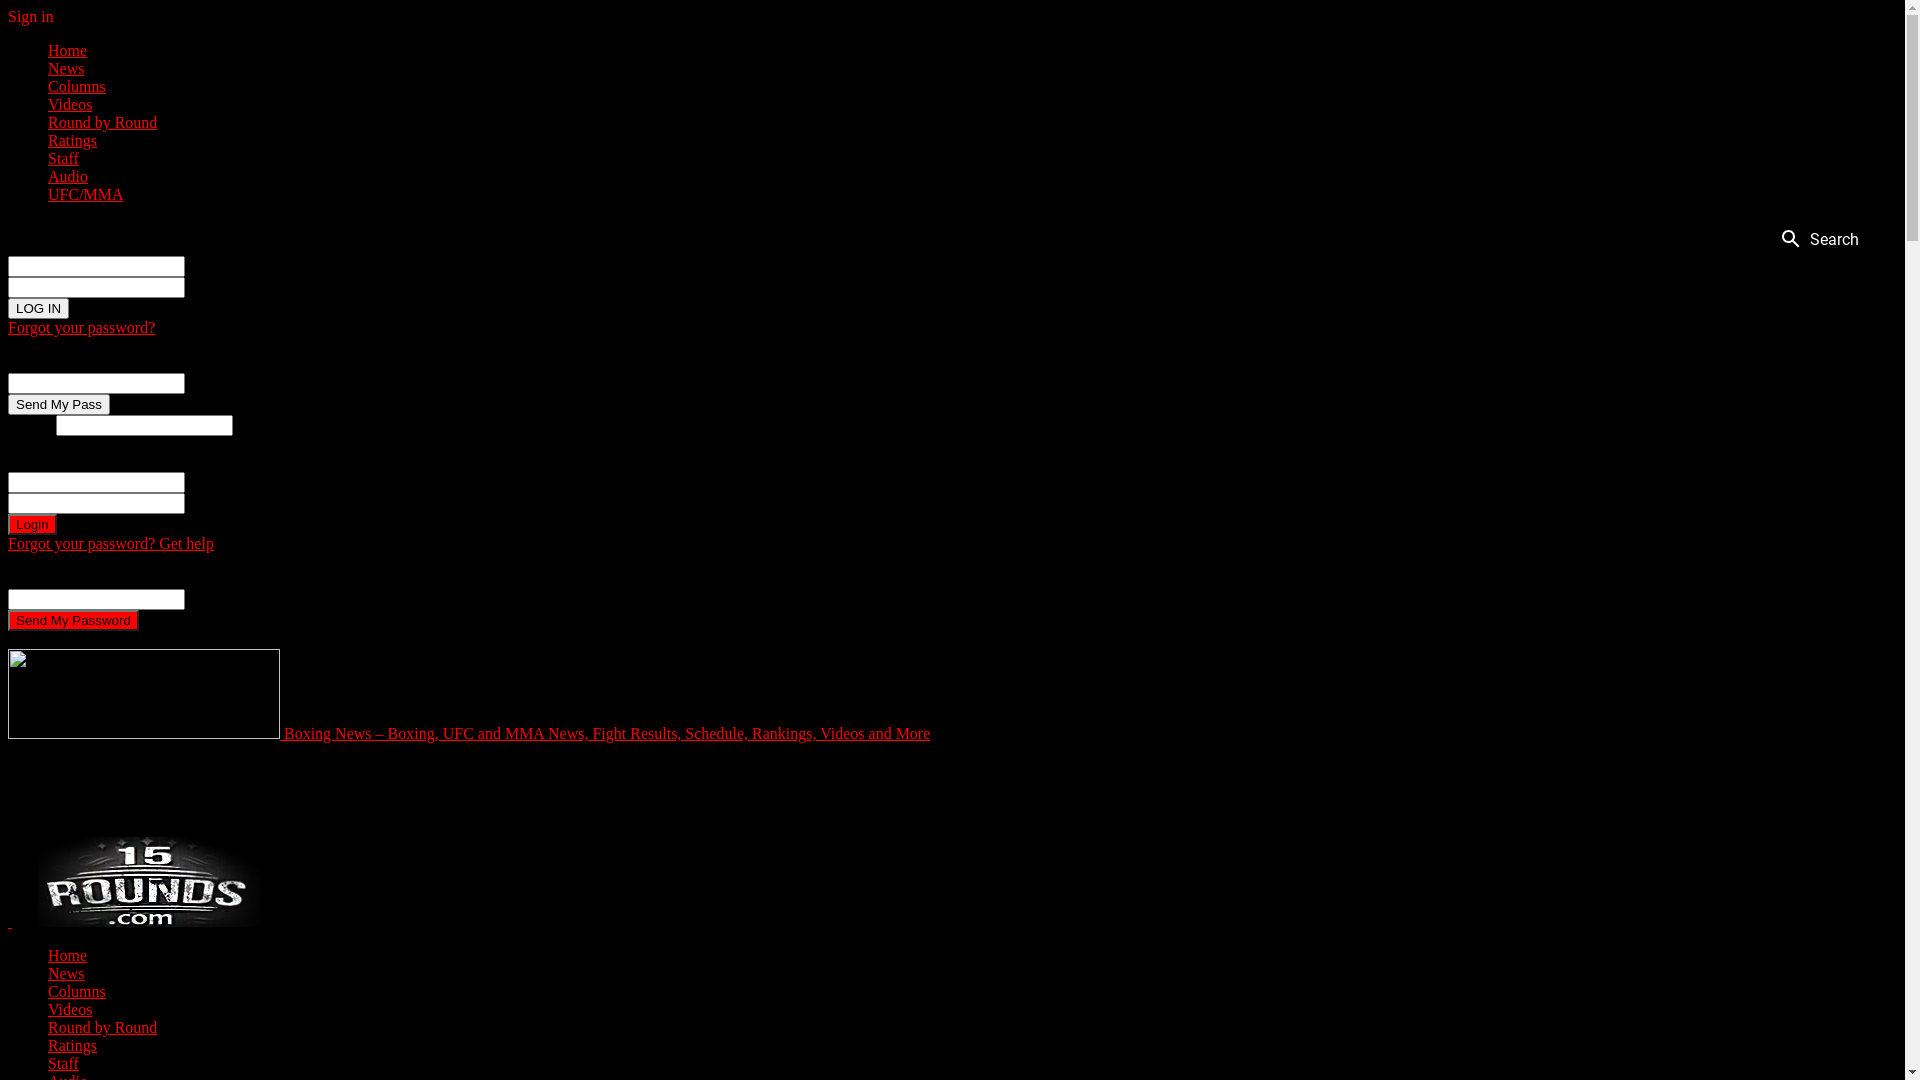  I want to click on 'Columns', so click(76, 85).